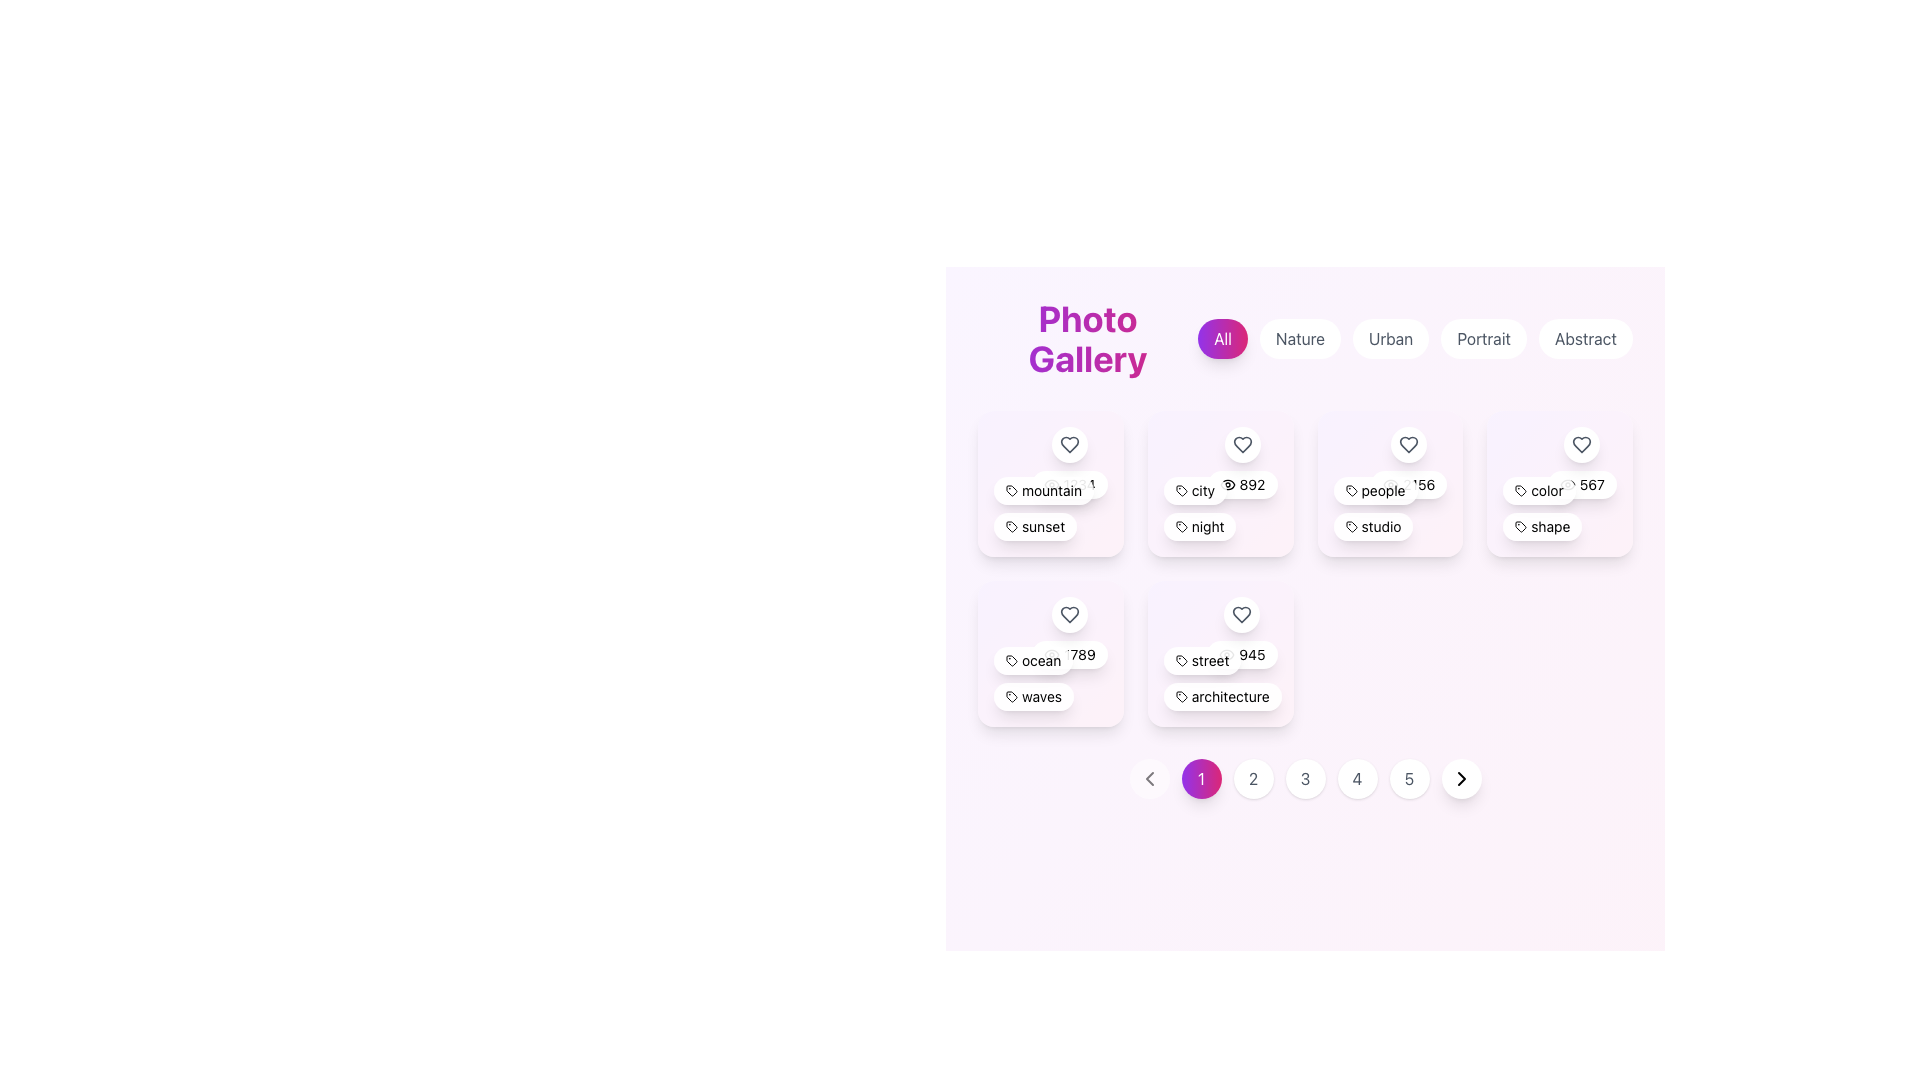 The width and height of the screenshot is (1920, 1080). Describe the element at coordinates (1012, 490) in the screenshot. I see `the pill-shaped button icon labeled 'mountain' located in the top-left card of the grid layout, which visually represents the thematic tag associated with the text 'mountain'` at that location.